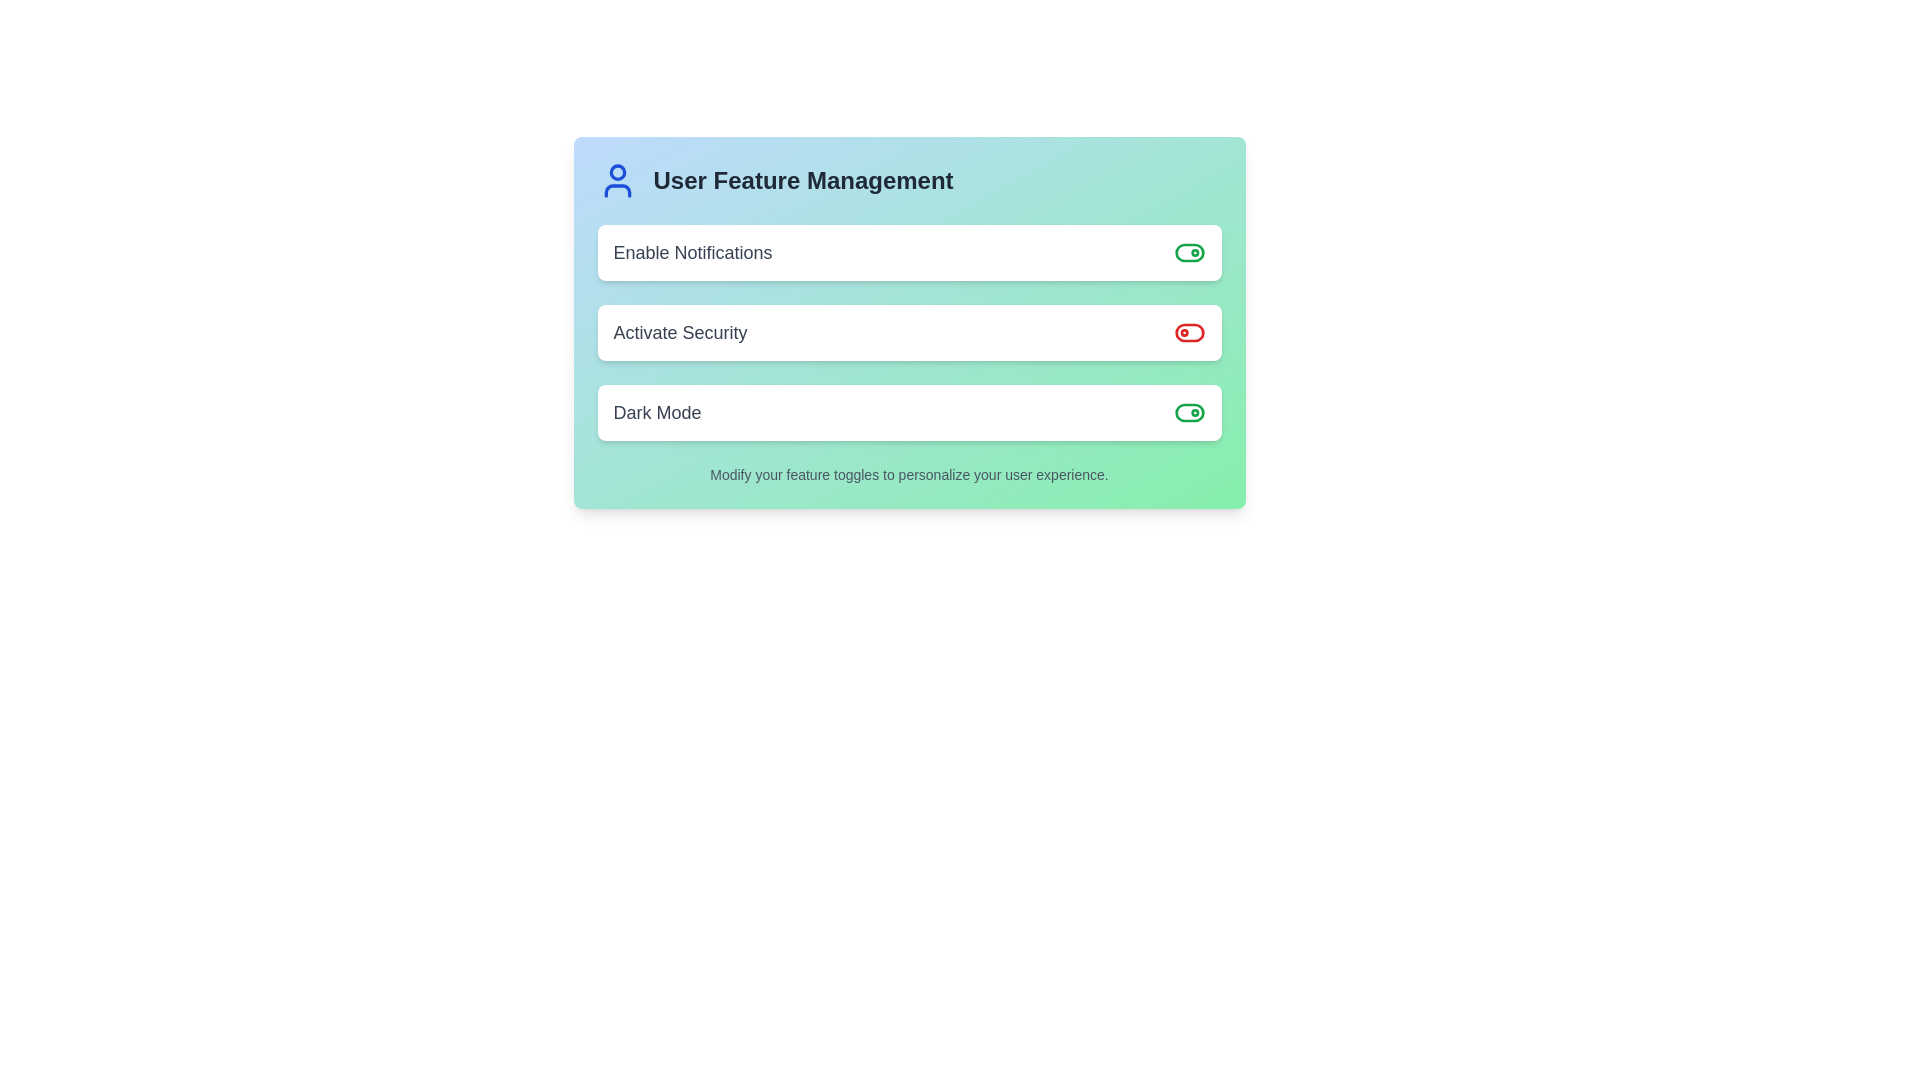 The height and width of the screenshot is (1080, 1920). What do you see at coordinates (616, 191) in the screenshot?
I see `the decorative user icon located at the bottom half of the SVG user icon, positioned below the head and above the oval component` at bounding box center [616, 191].